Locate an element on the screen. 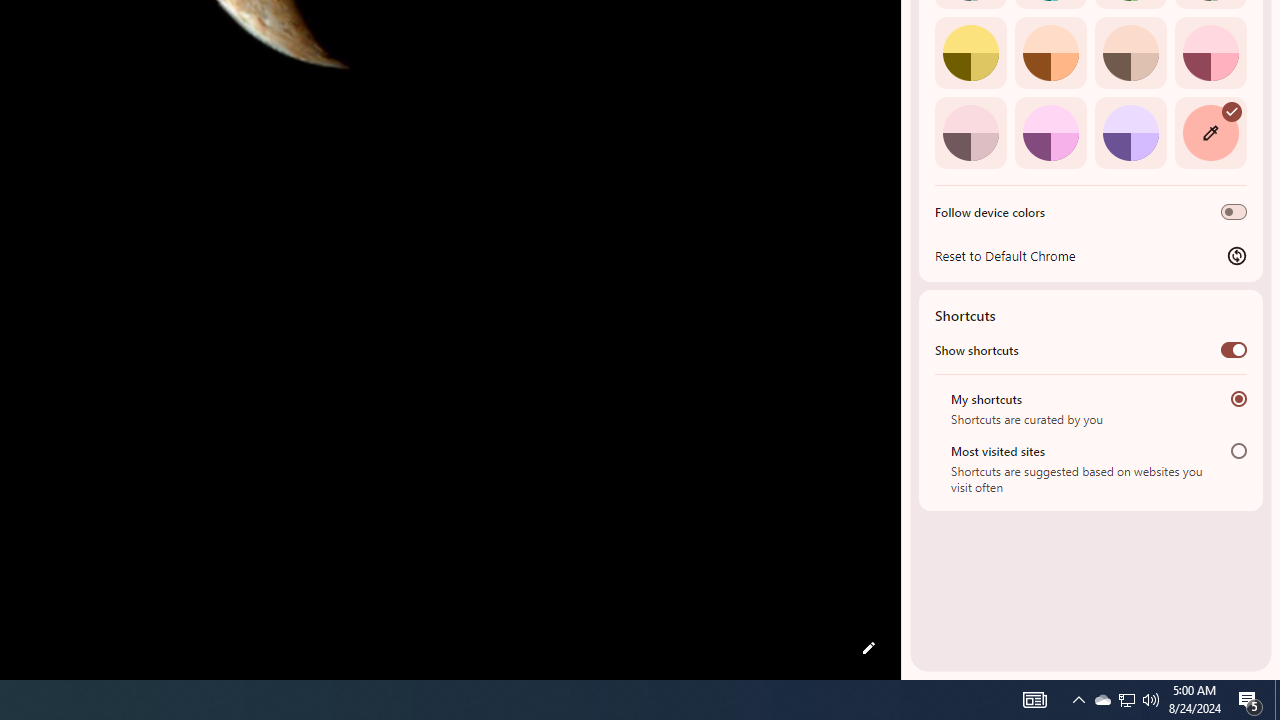 The height and width of the screenshot is (720, 1280). 'Rose' is located at coordinates (1209, 51).